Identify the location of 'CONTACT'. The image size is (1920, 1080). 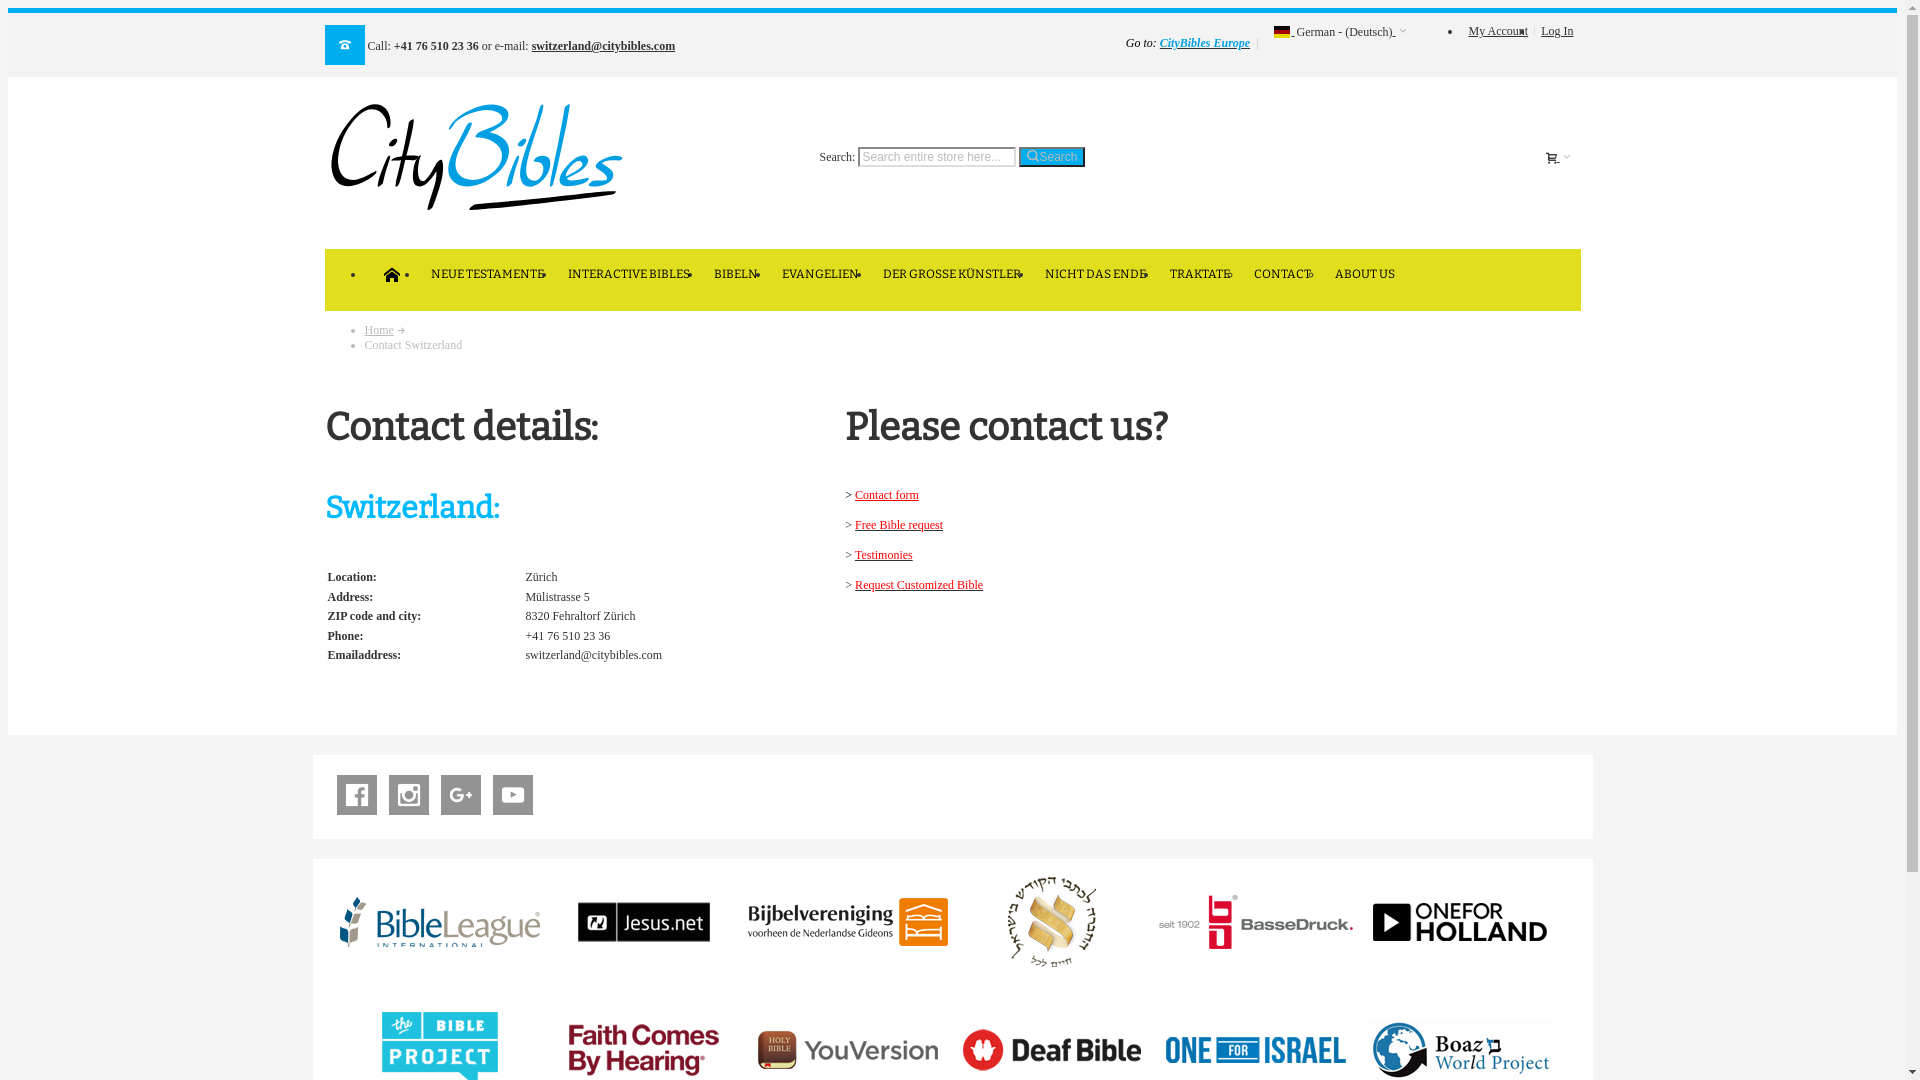
(1241, 273).